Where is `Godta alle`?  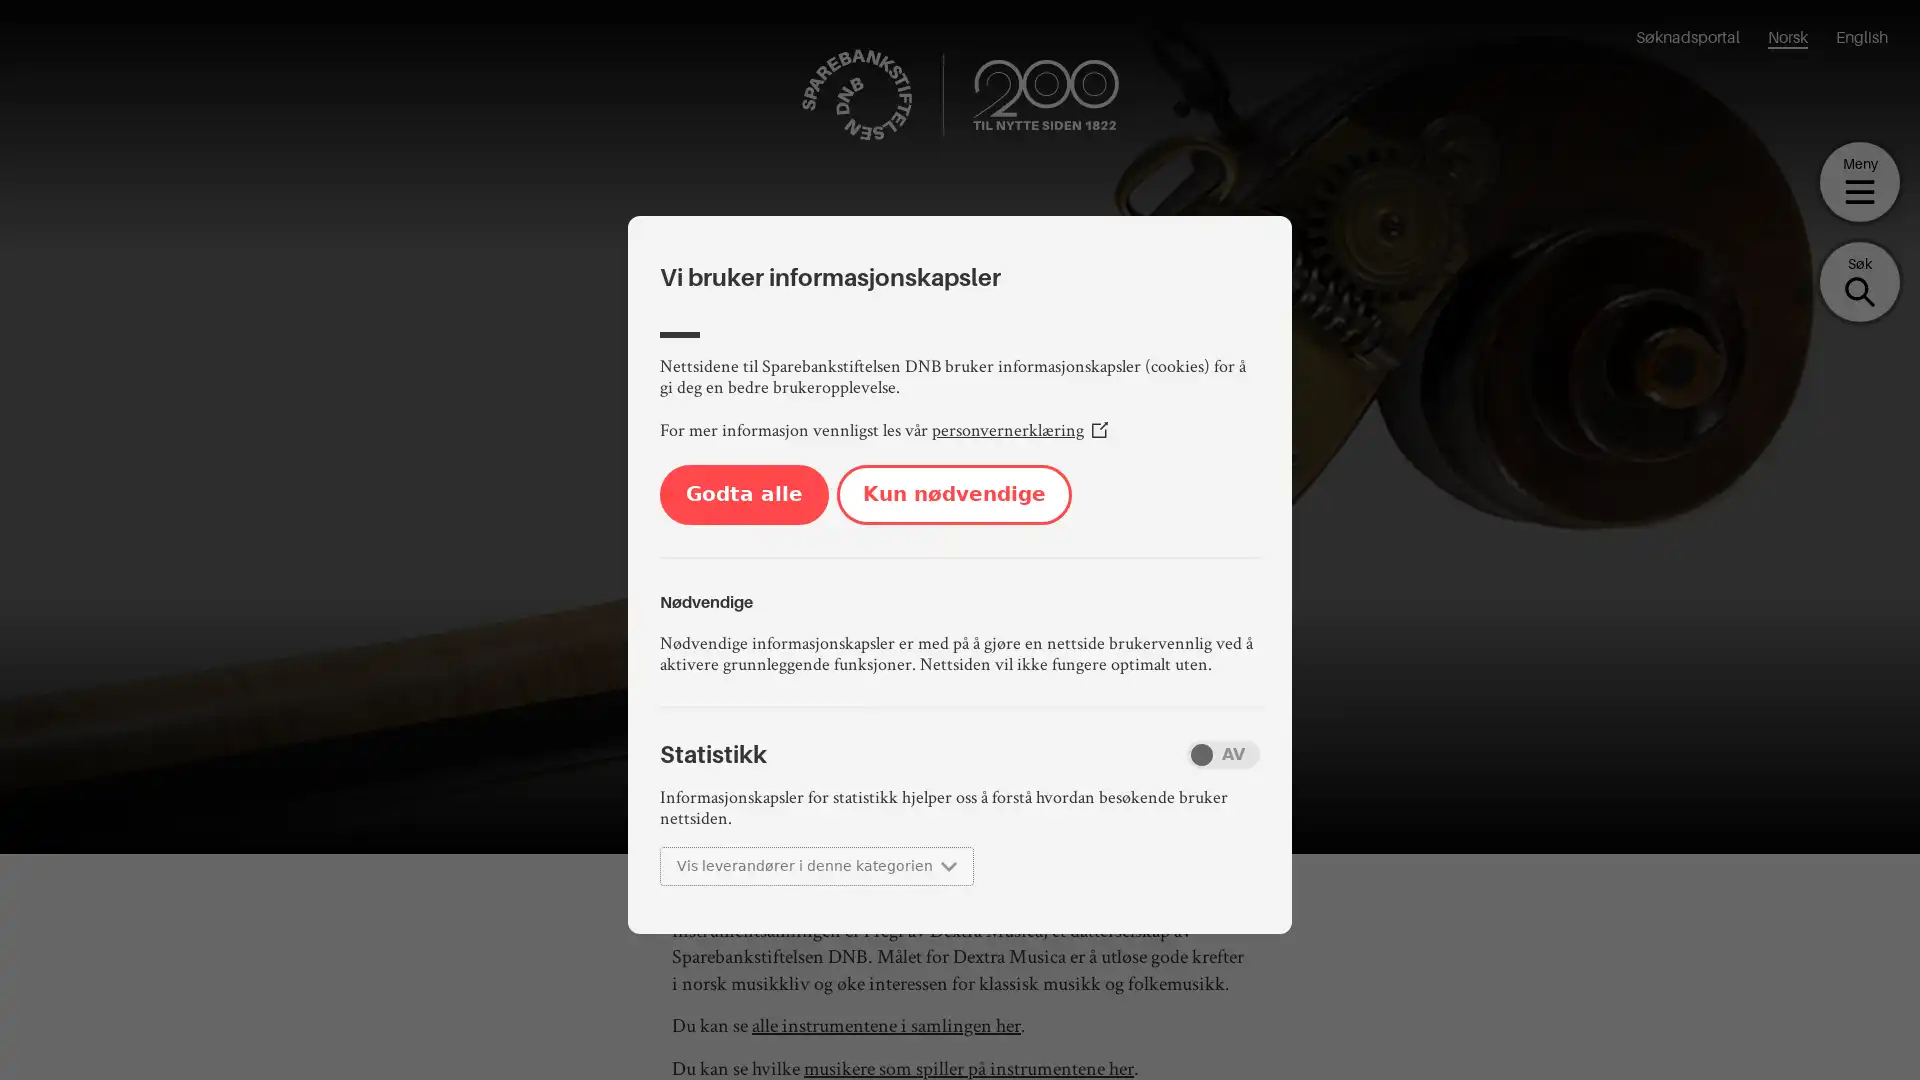
Godta alle is located at coordinates (743, 494).